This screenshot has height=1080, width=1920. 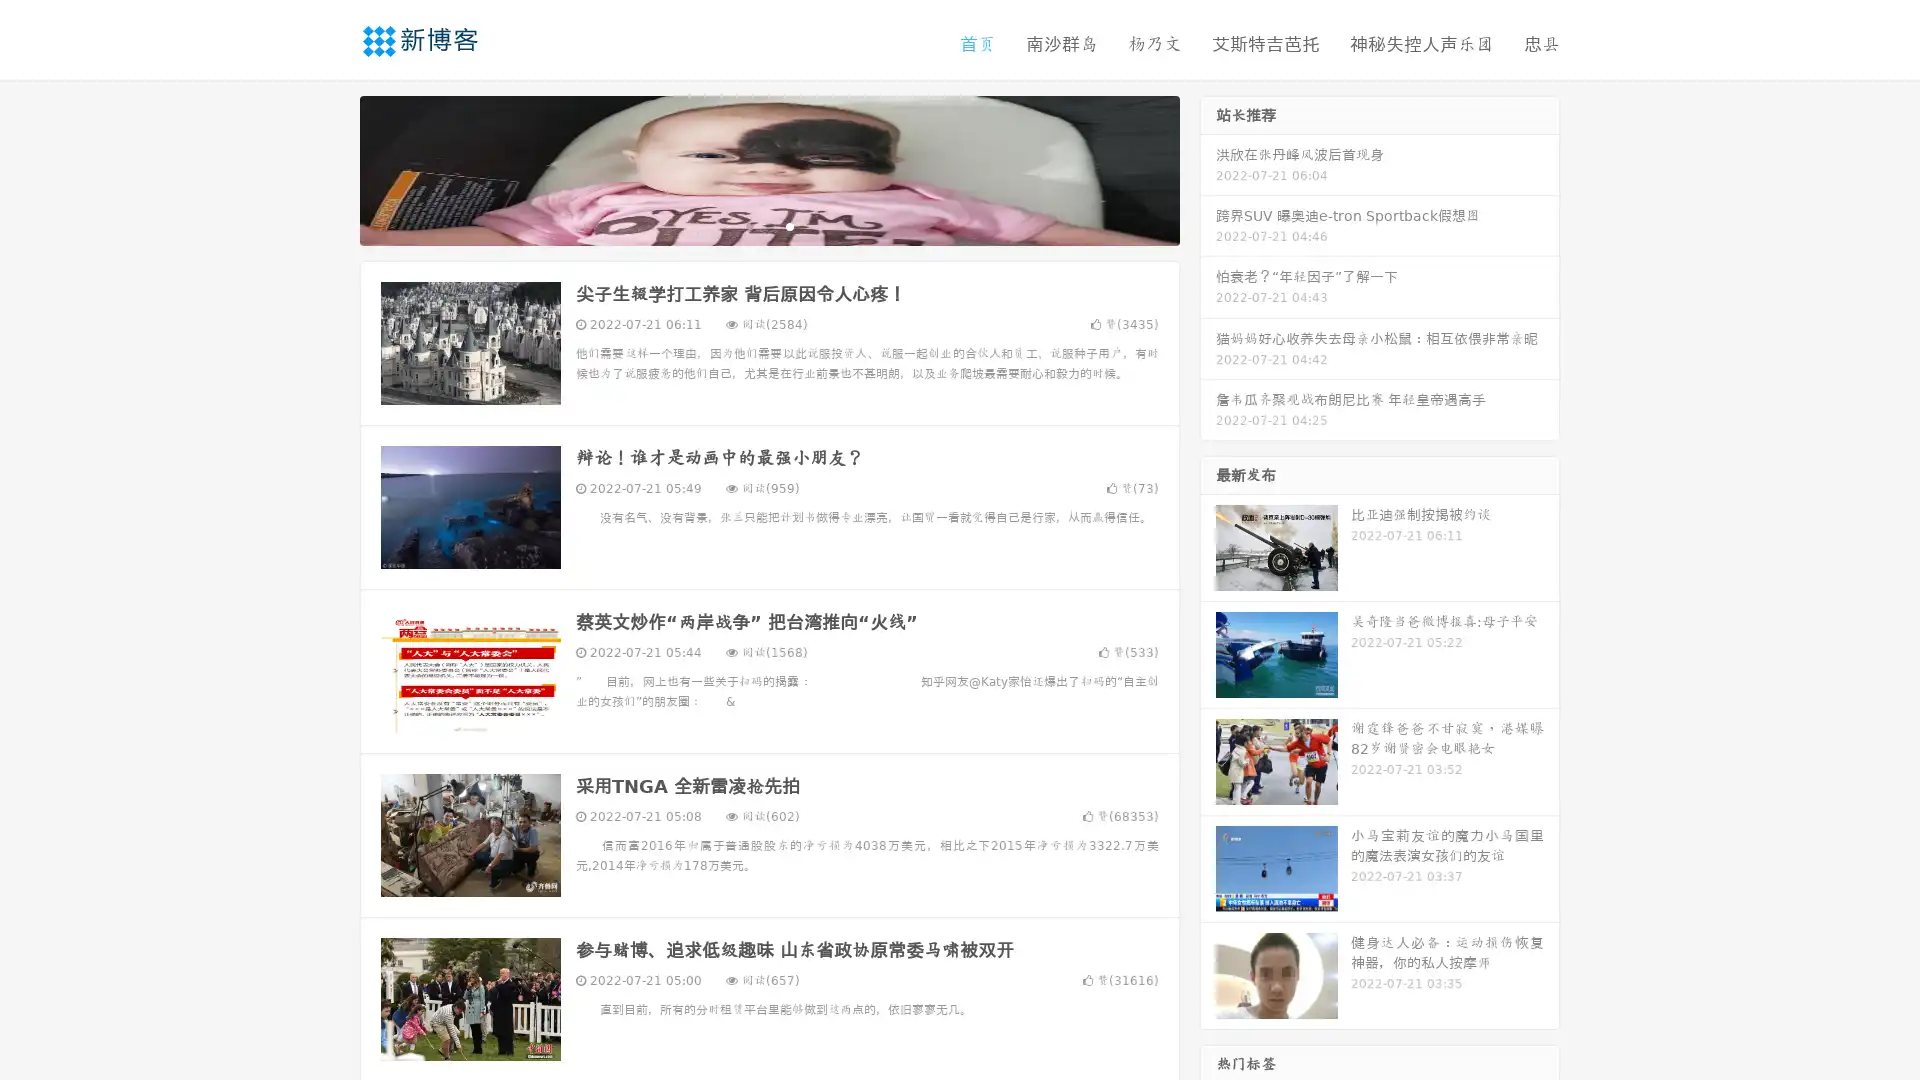 What do you see at coordinates (330, 168) in the screenshot?
I see `Previous slide` at bounding box center [330, 168].